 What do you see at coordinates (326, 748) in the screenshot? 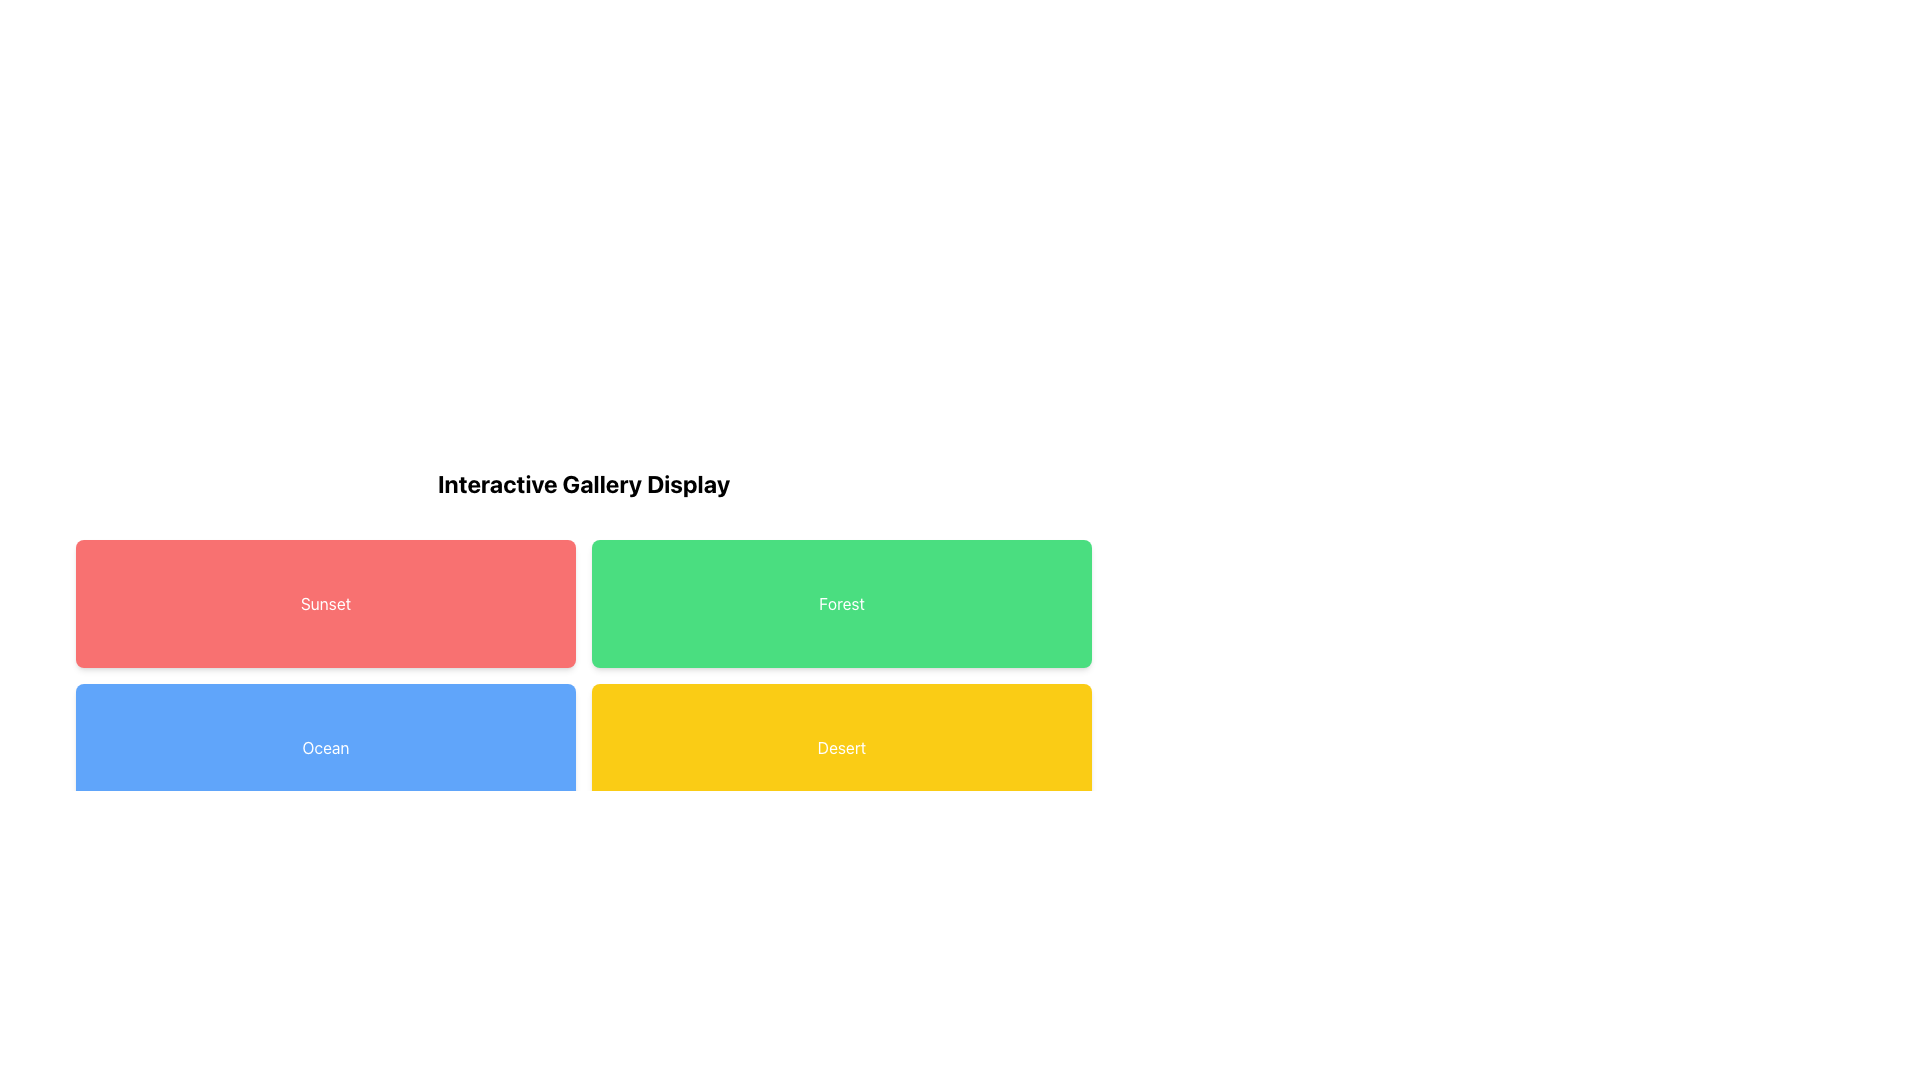
I see `the decorative Text Label located in the bottom-left block of the 2x2 grid layout, which indicates the name of the block or content within` at bounding box center [326, 748].